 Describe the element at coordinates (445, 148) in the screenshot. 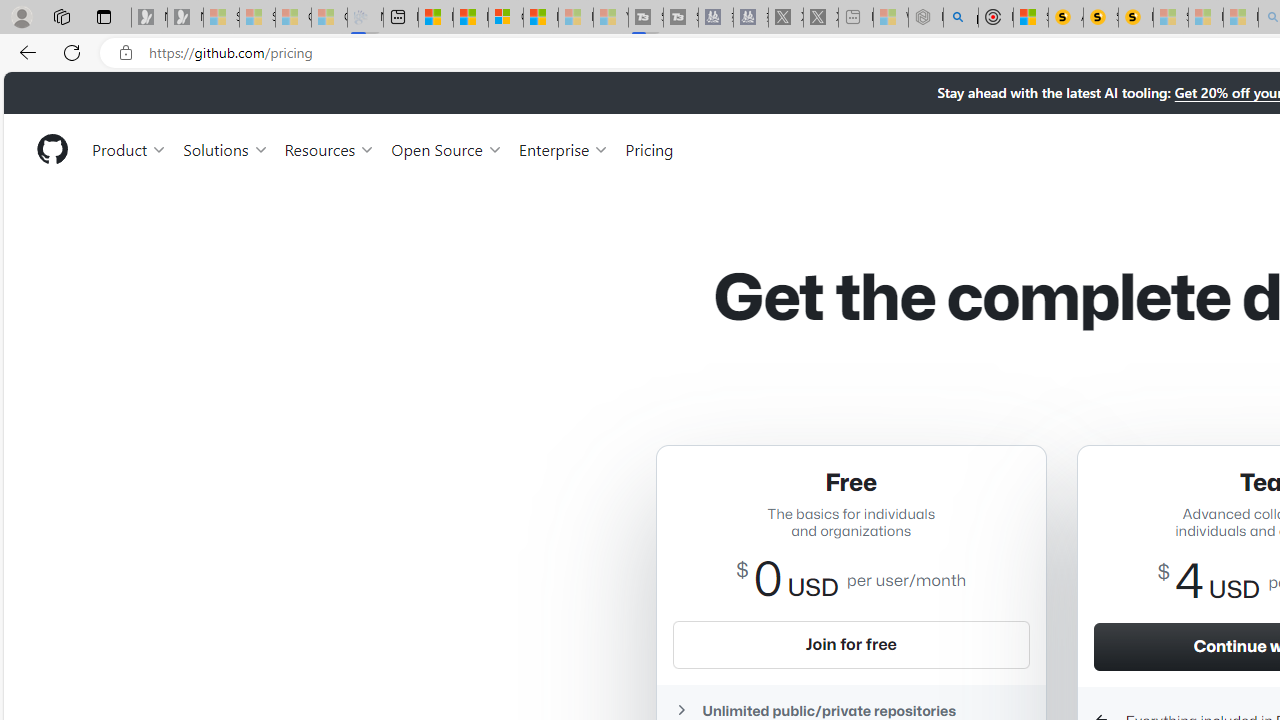

I see `'Open Source'` at that location.